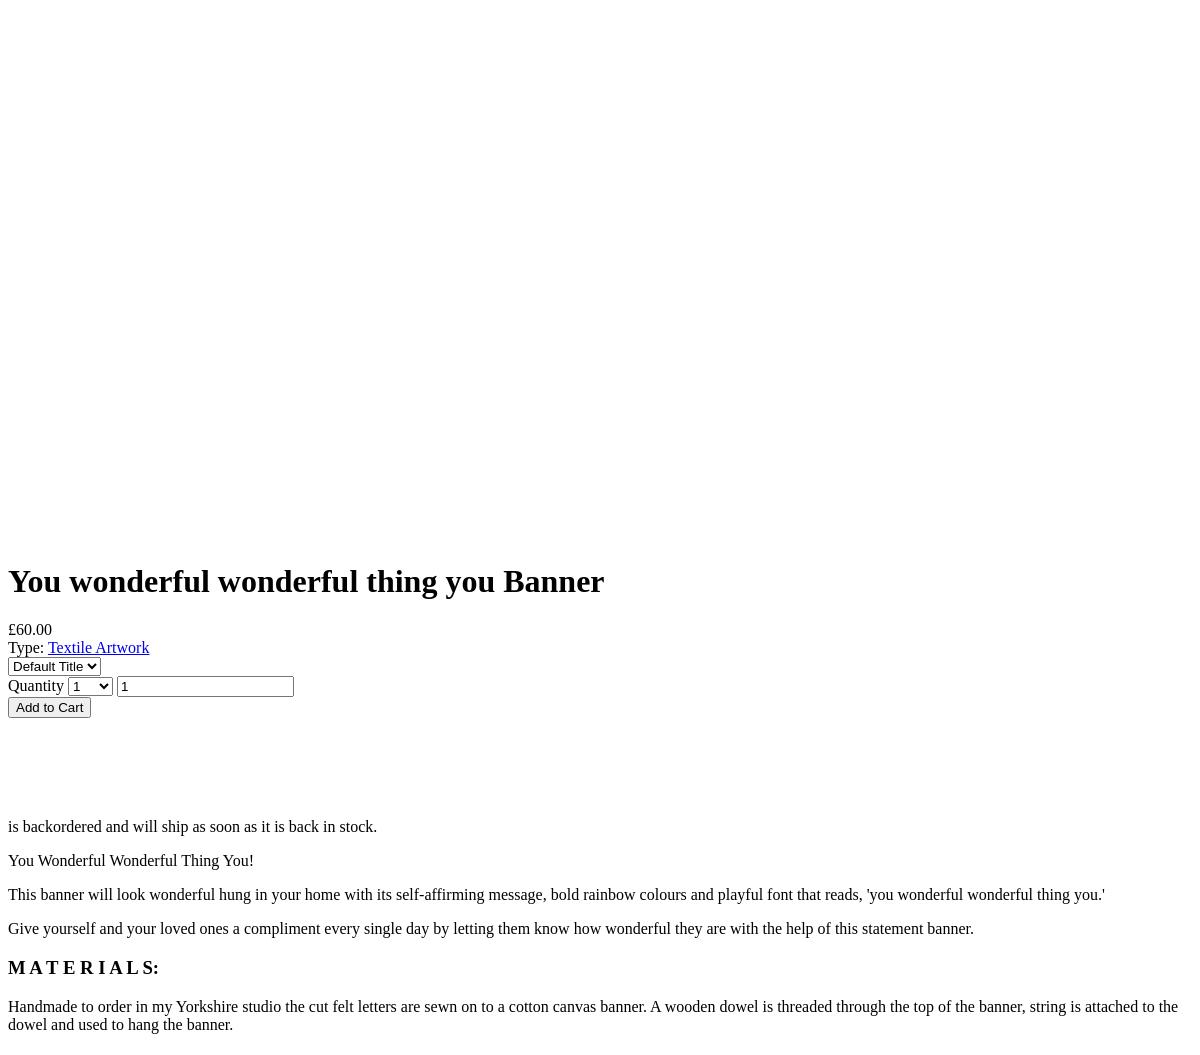 The height and width of the screenshot is (1055, 1200). Describe the element at coordinates (489, 927) in the screenshot. I see `'Give yourself and your loved ones a compliment every single day by letting them know how wonderful they are with the help of this statement banner.'` at that location.